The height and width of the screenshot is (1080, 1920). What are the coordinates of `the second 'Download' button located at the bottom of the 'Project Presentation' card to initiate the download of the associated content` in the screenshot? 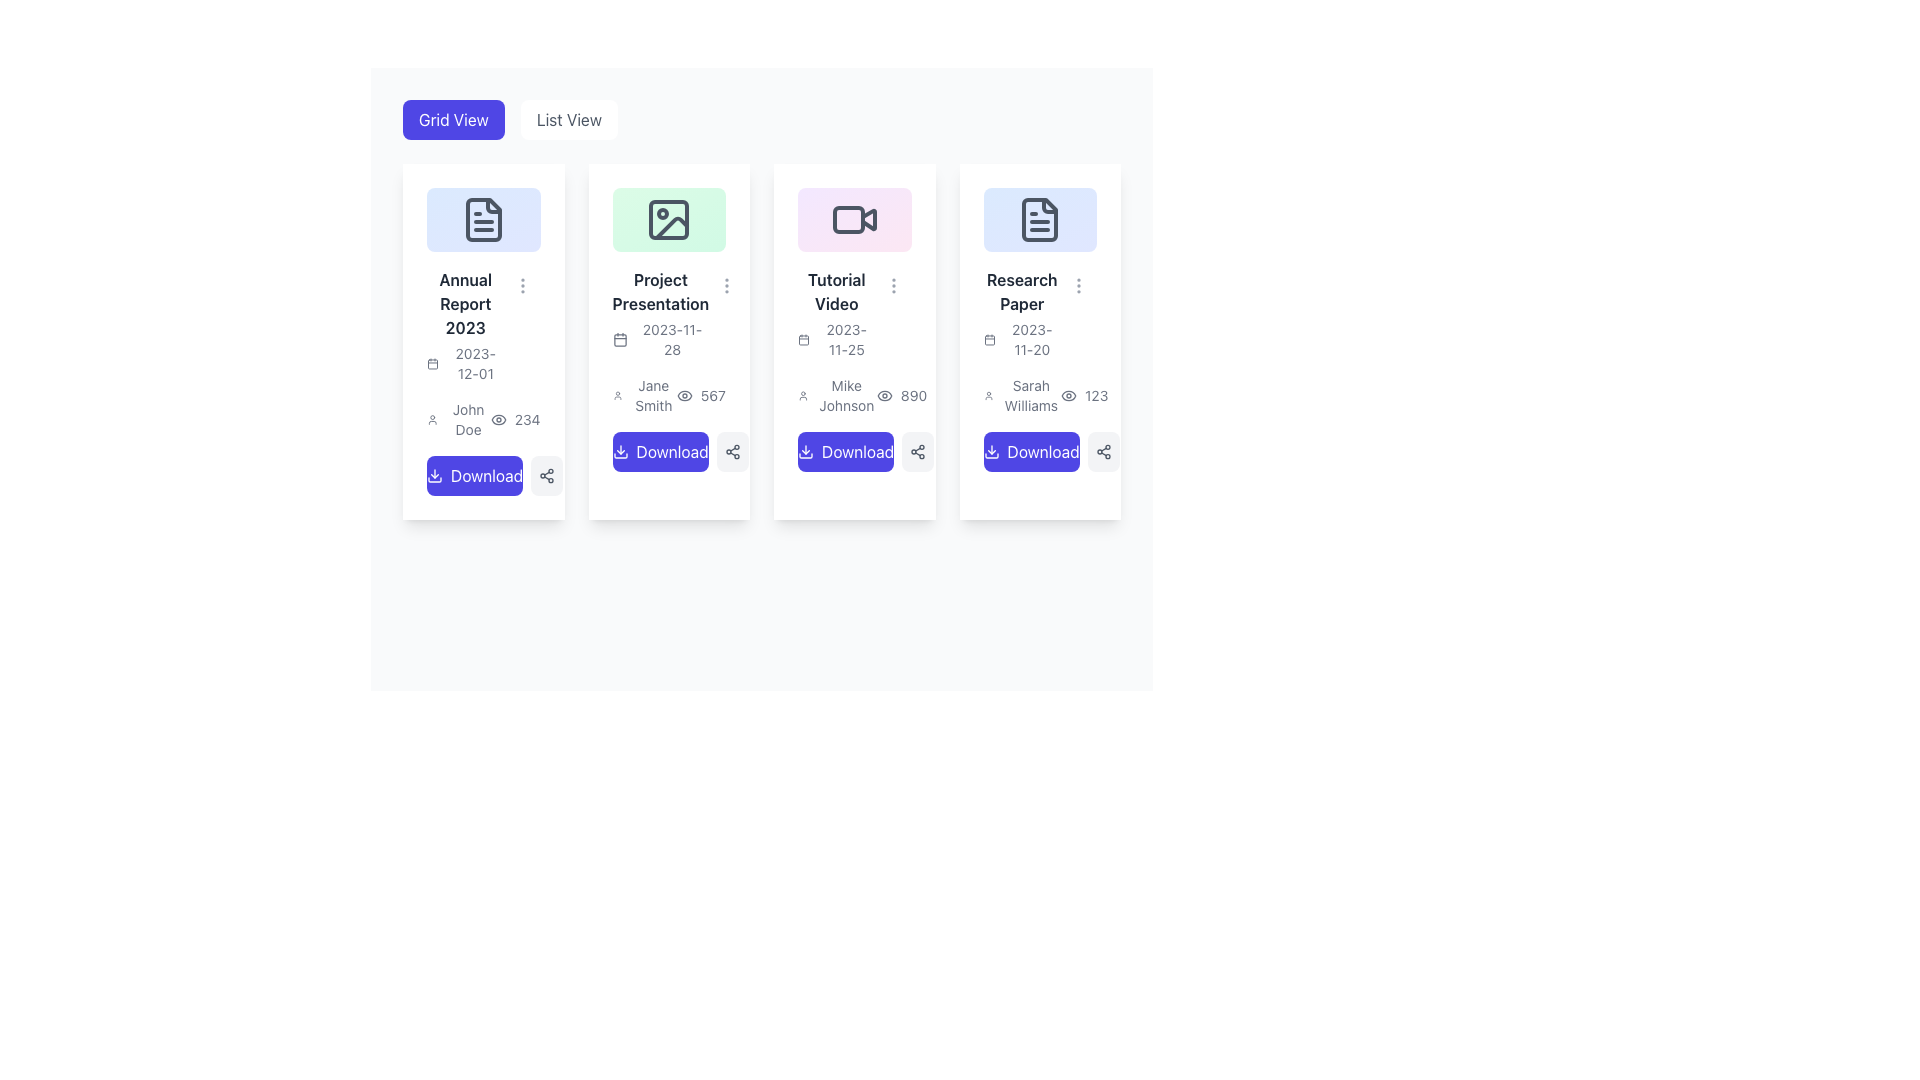 It's located at (669, 451).